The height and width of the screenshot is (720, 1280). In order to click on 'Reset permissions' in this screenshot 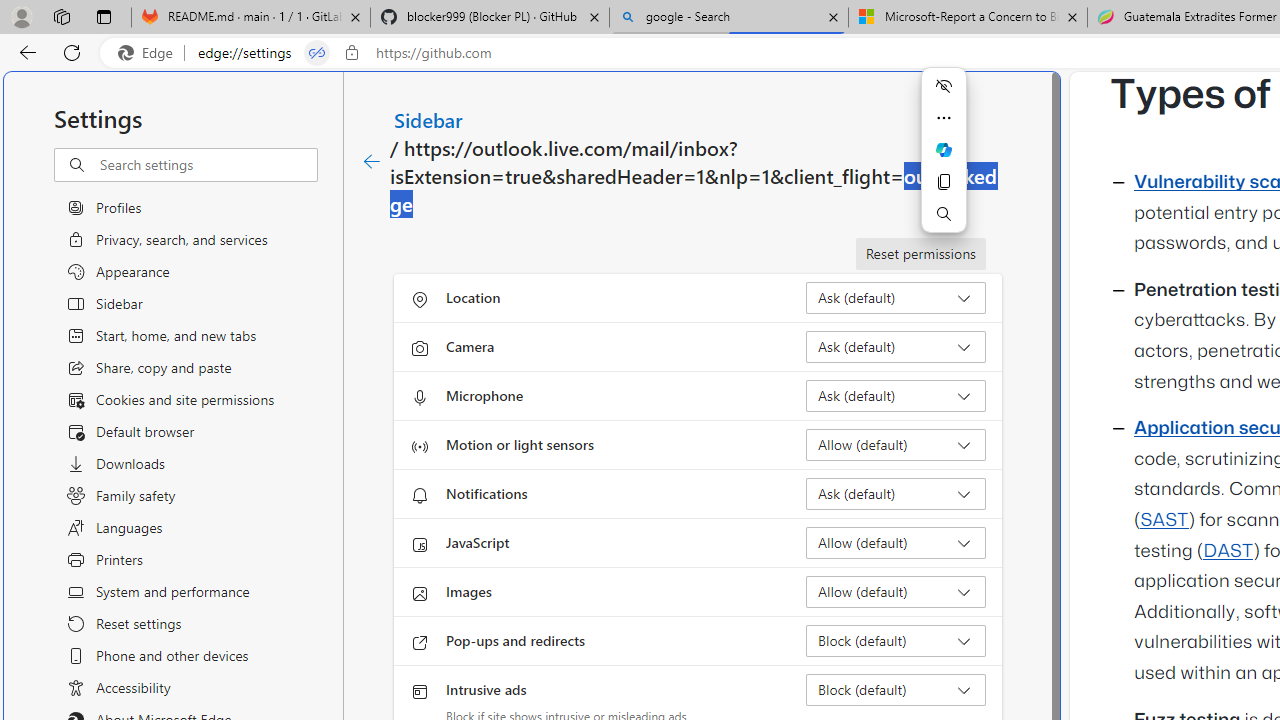, I will do `click(919, 253)`.